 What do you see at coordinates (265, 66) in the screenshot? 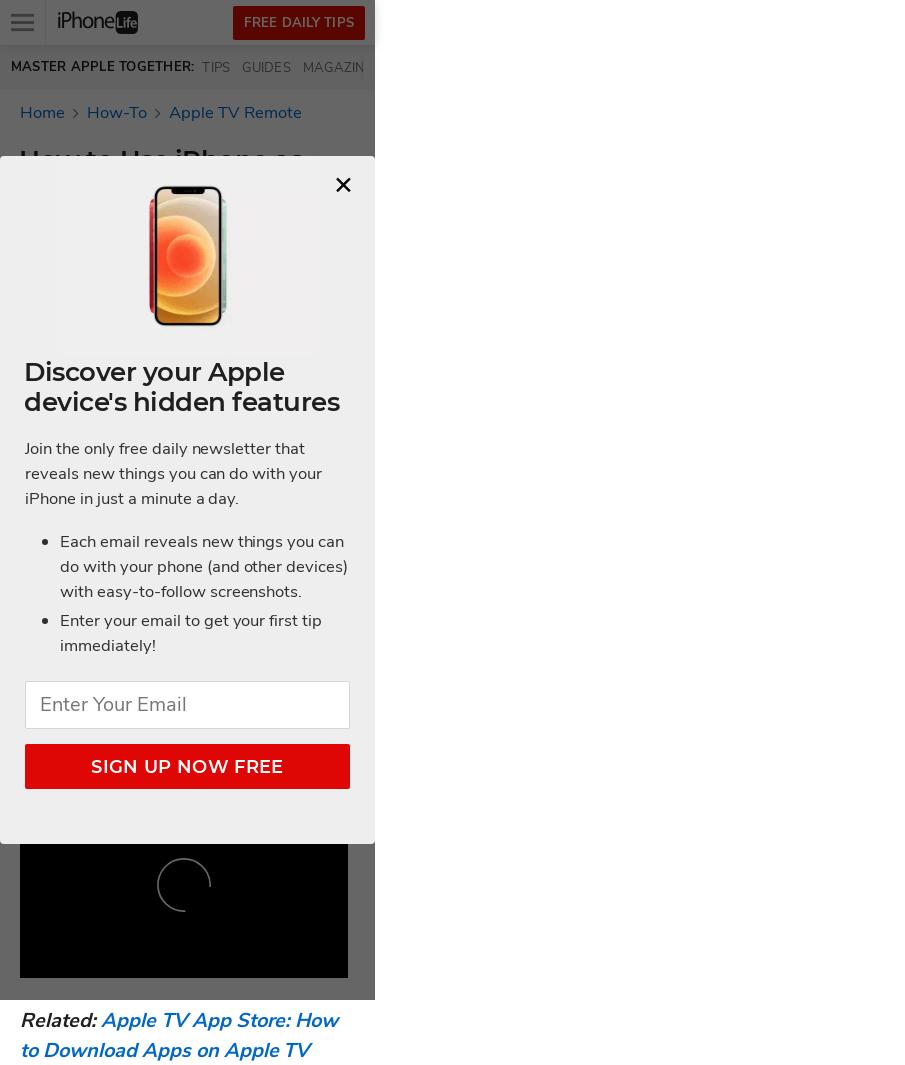
I see `'Guides'` at bounding box center [265, 66].